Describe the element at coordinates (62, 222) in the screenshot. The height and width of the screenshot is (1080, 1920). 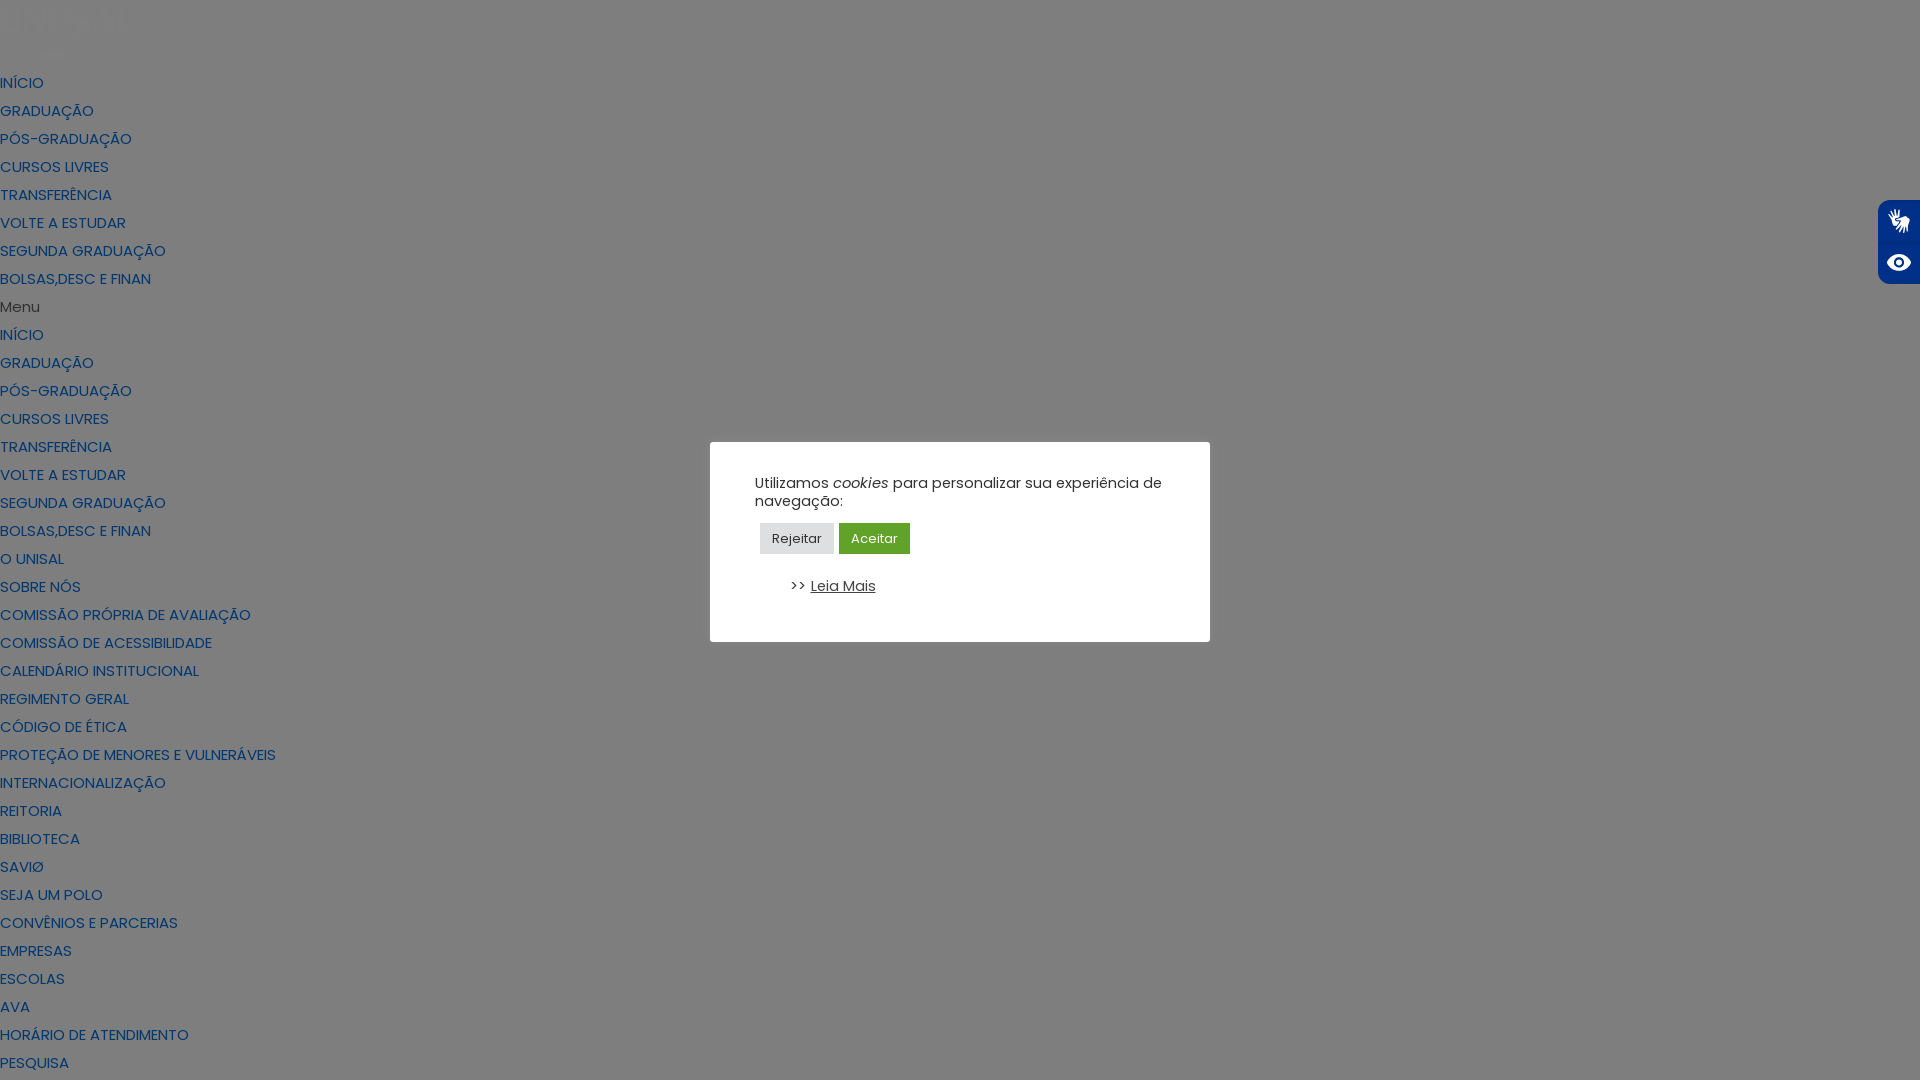
I see `'VOLTE A ESTUDAR'` at that location.